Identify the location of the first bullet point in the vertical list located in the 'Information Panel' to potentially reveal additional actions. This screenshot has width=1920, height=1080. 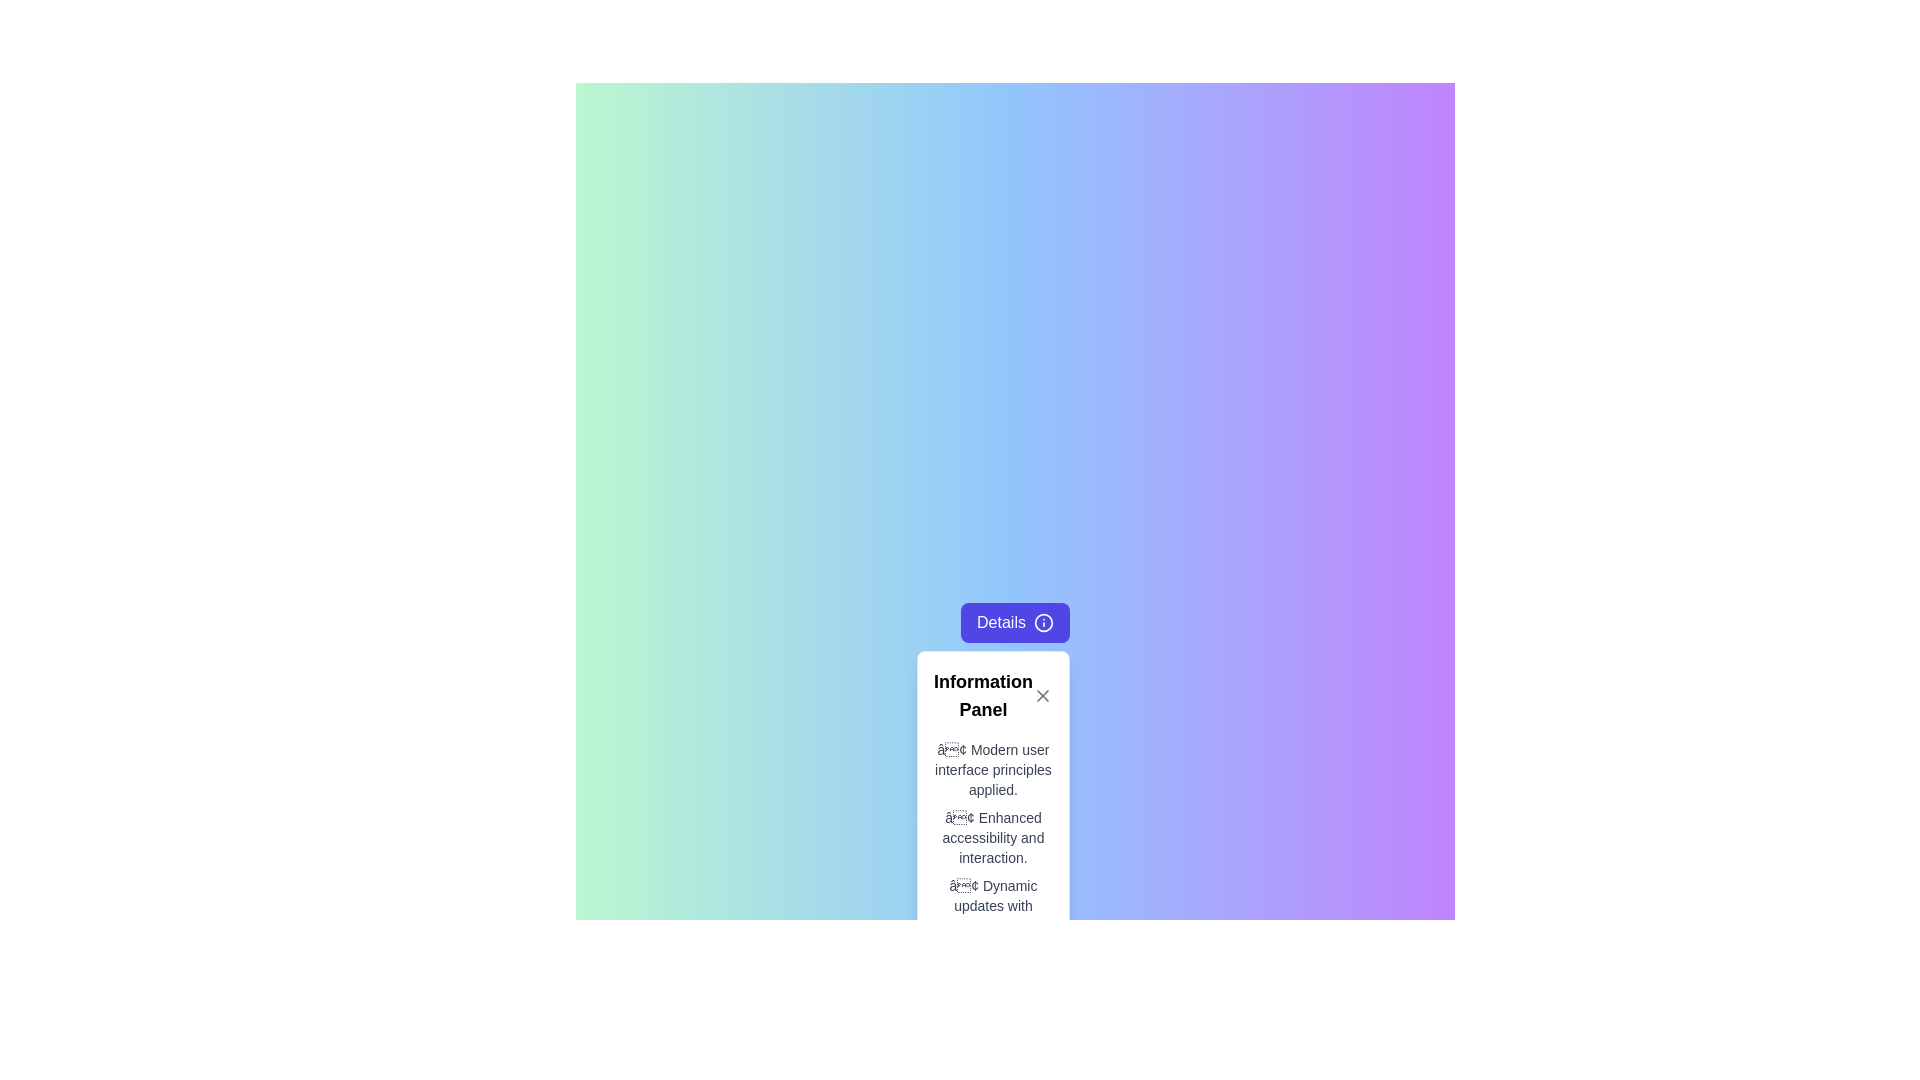
(993, 769).